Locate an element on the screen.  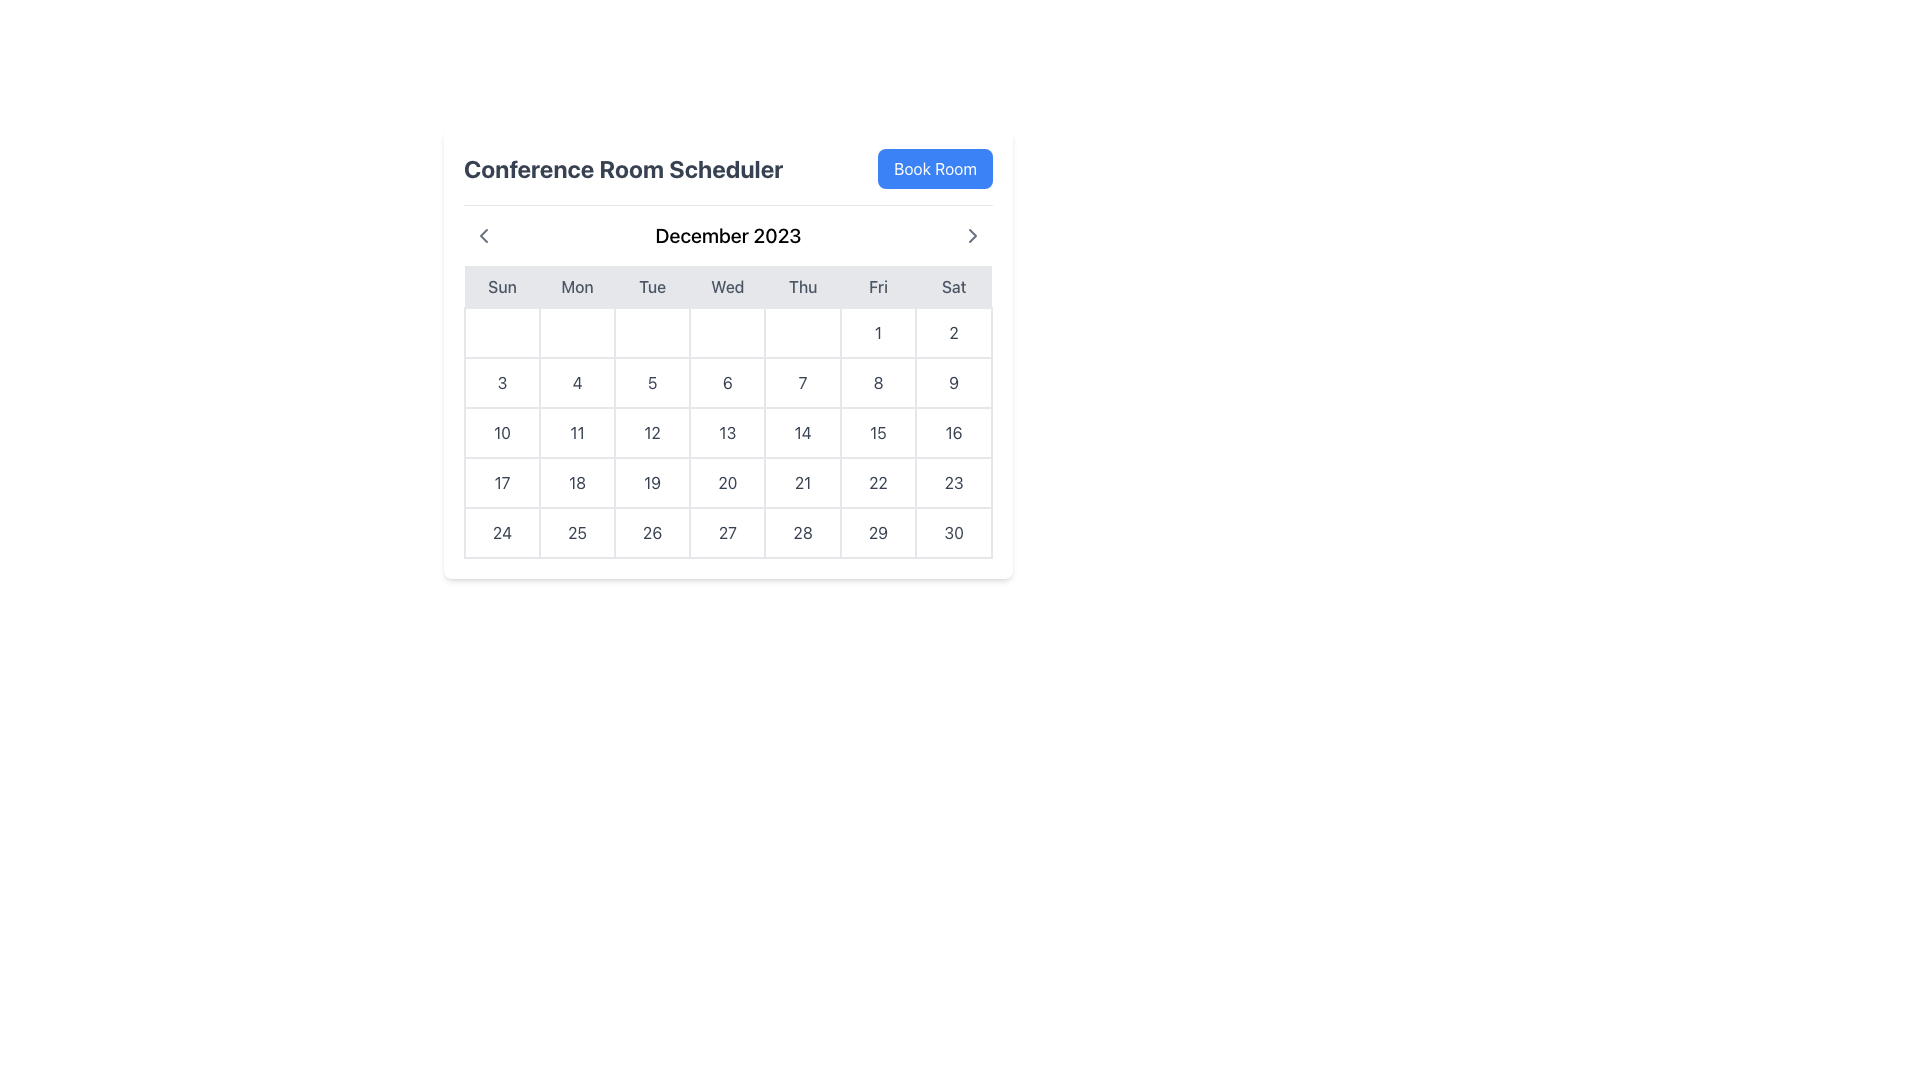
the first button in the calendar grid that represents the number '3' is located at coordinates (502, 382).